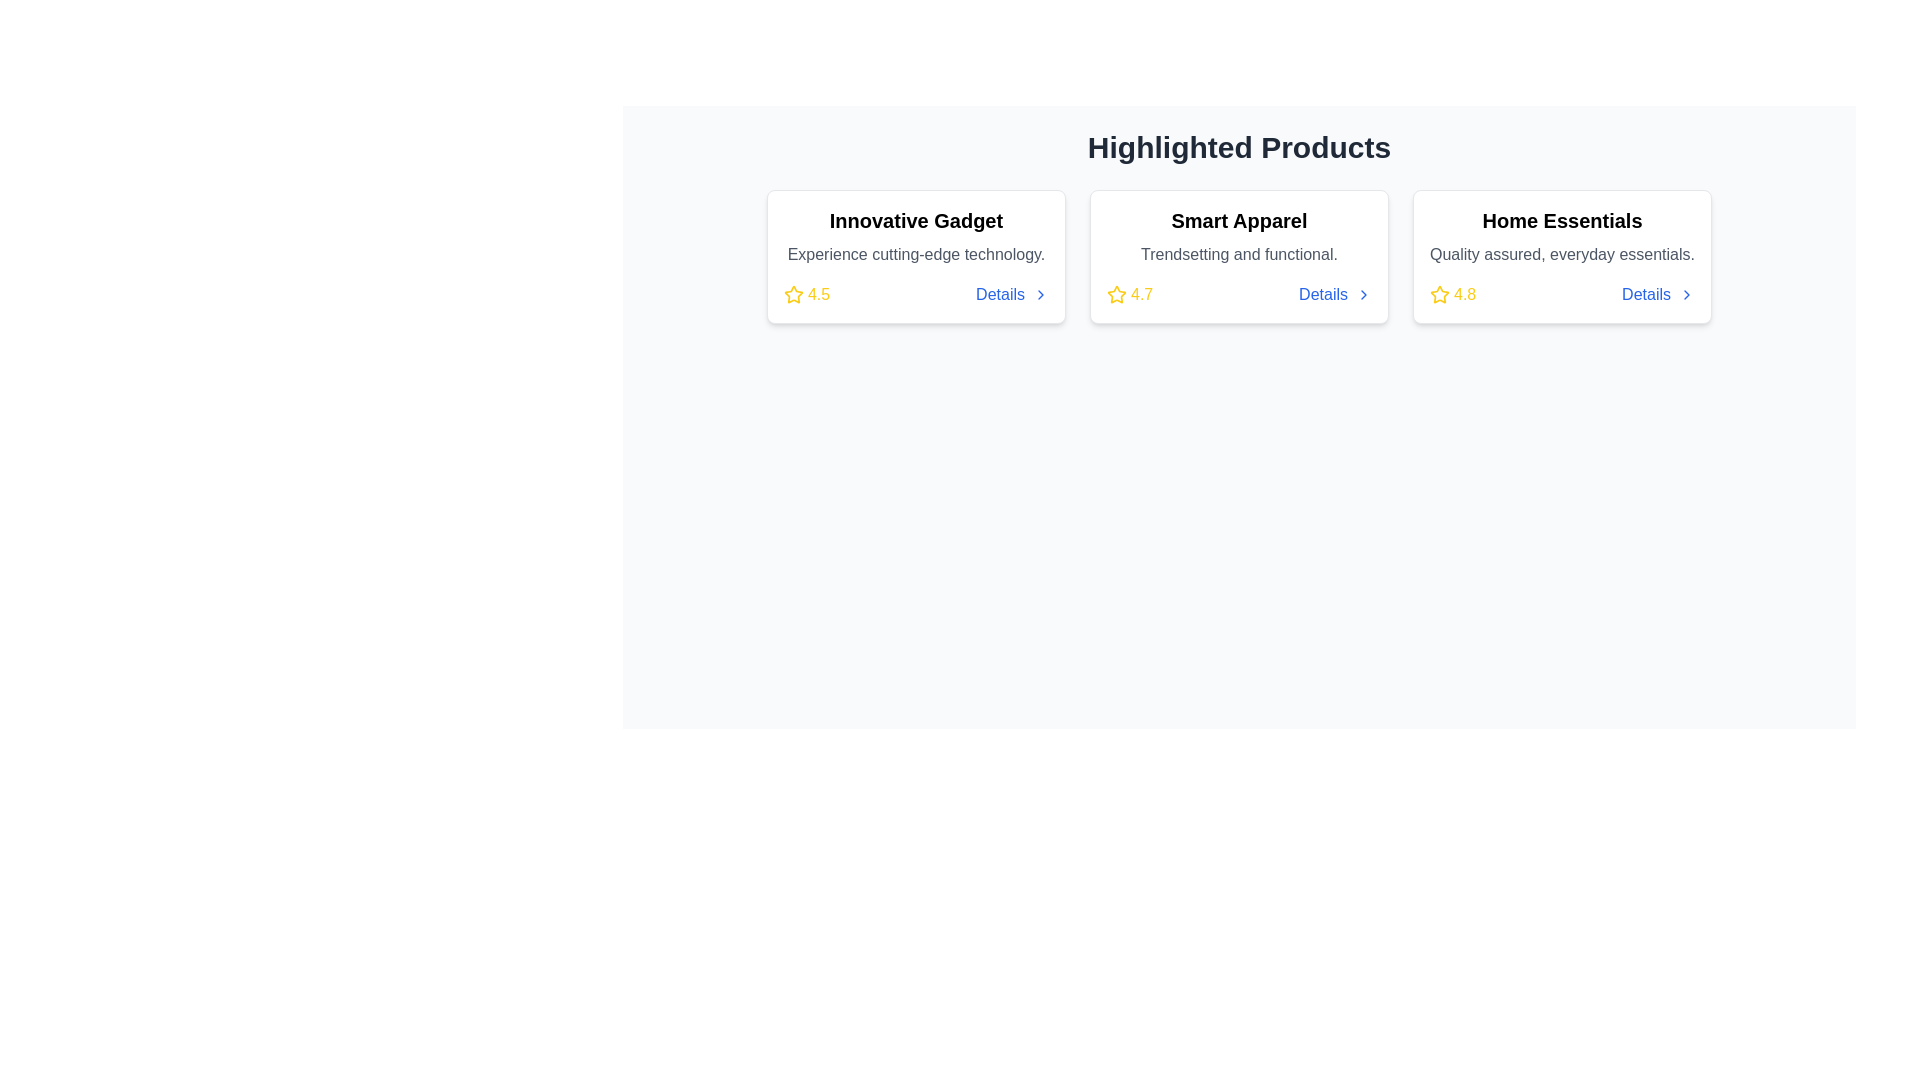  Describe the element at coordinates (915, 294) in the screenshot. I see `the rating score and details link element located at the bottom-right of the 'Innovative Gadget' card` at that location.